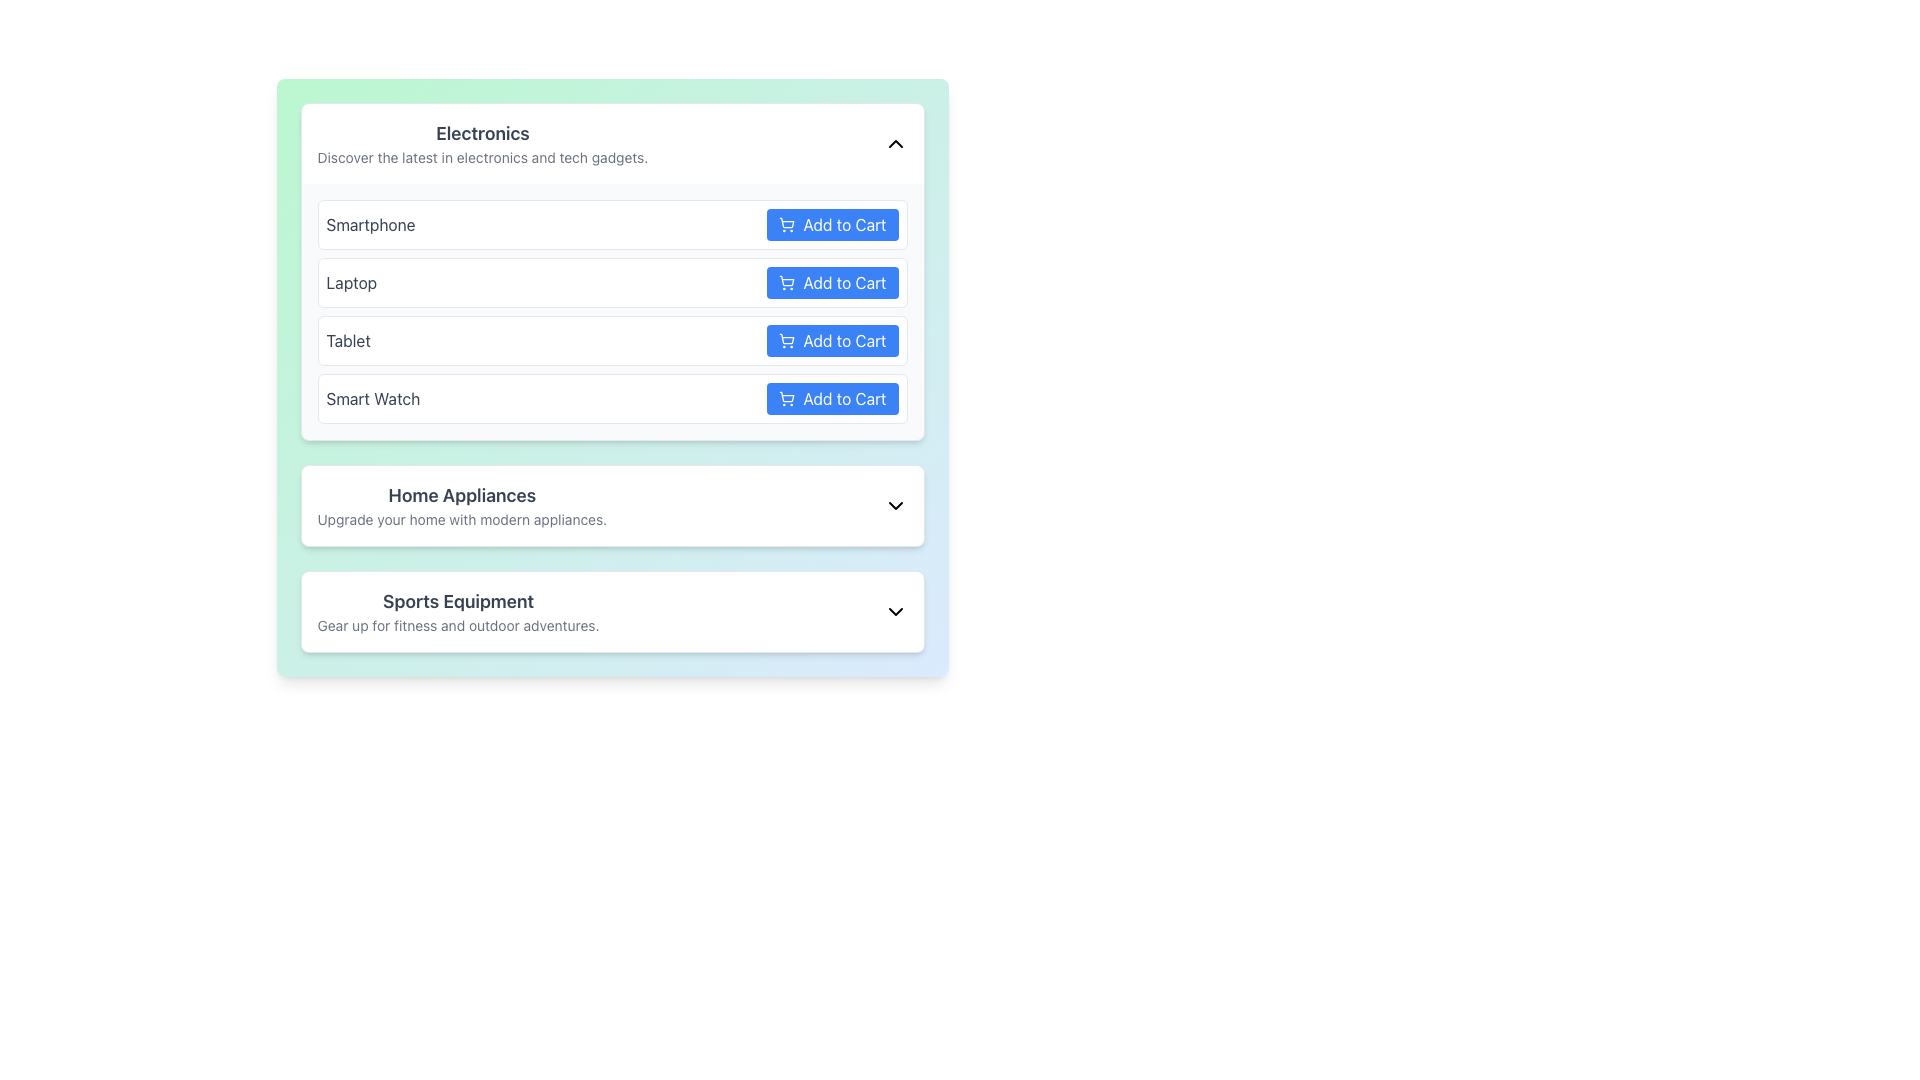 This screenshot has width=1920, height=1080. Describe the element at coordinates (832, 224) in the screenshot. I see `the 'Add to Cart' button, which has a blue background and white text` at that location.